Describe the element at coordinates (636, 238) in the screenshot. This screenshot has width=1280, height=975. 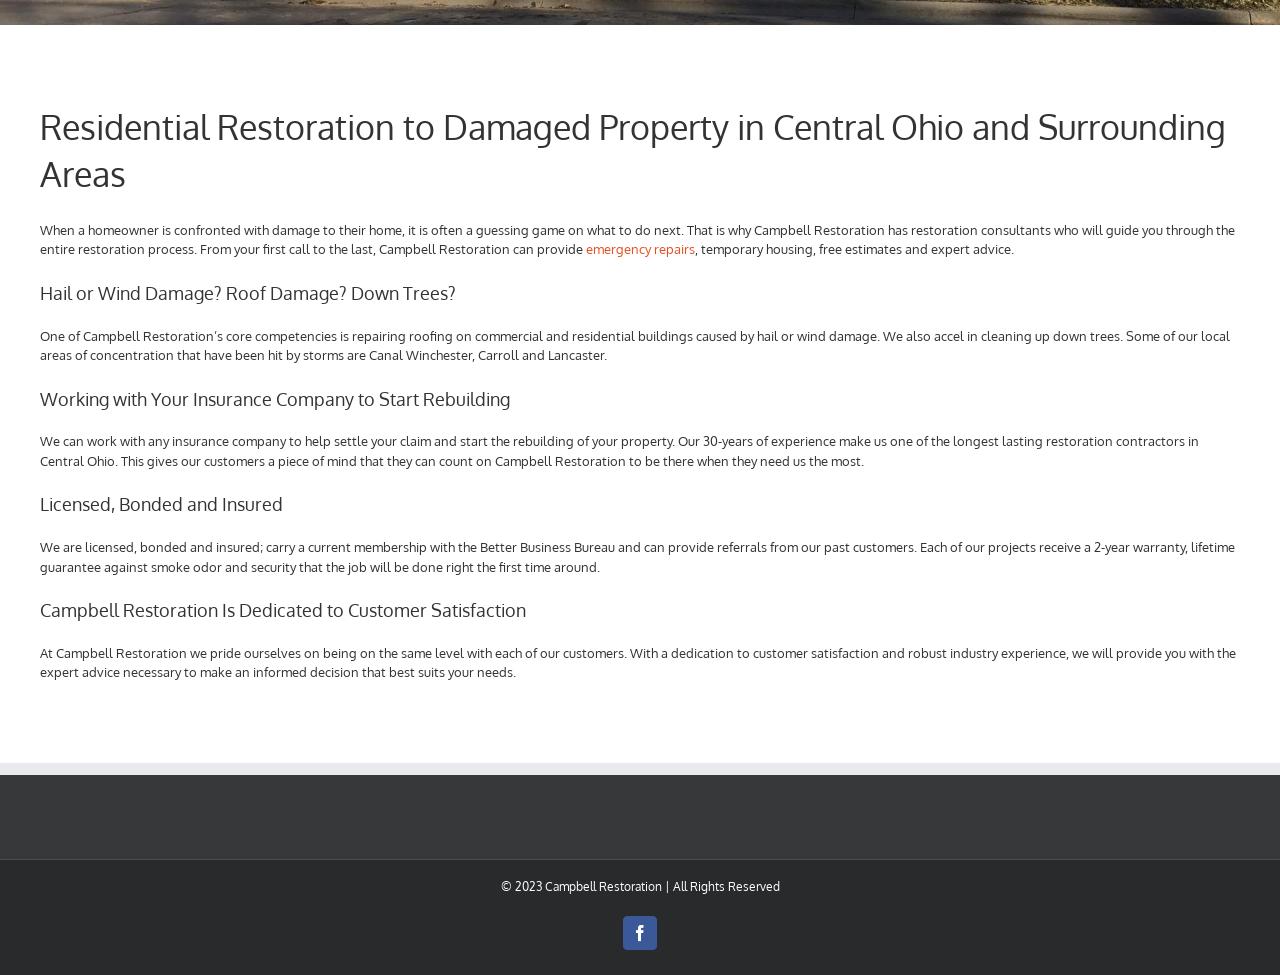
I see `'When a homeowner is confronted with damage to their home, it is often a guessing game on what to do next. That is why Campbell Restoration has restoration consultants who will guide you through the entire restoration process. From your first call to the last, Campbell Restoration can provide'` at that location.